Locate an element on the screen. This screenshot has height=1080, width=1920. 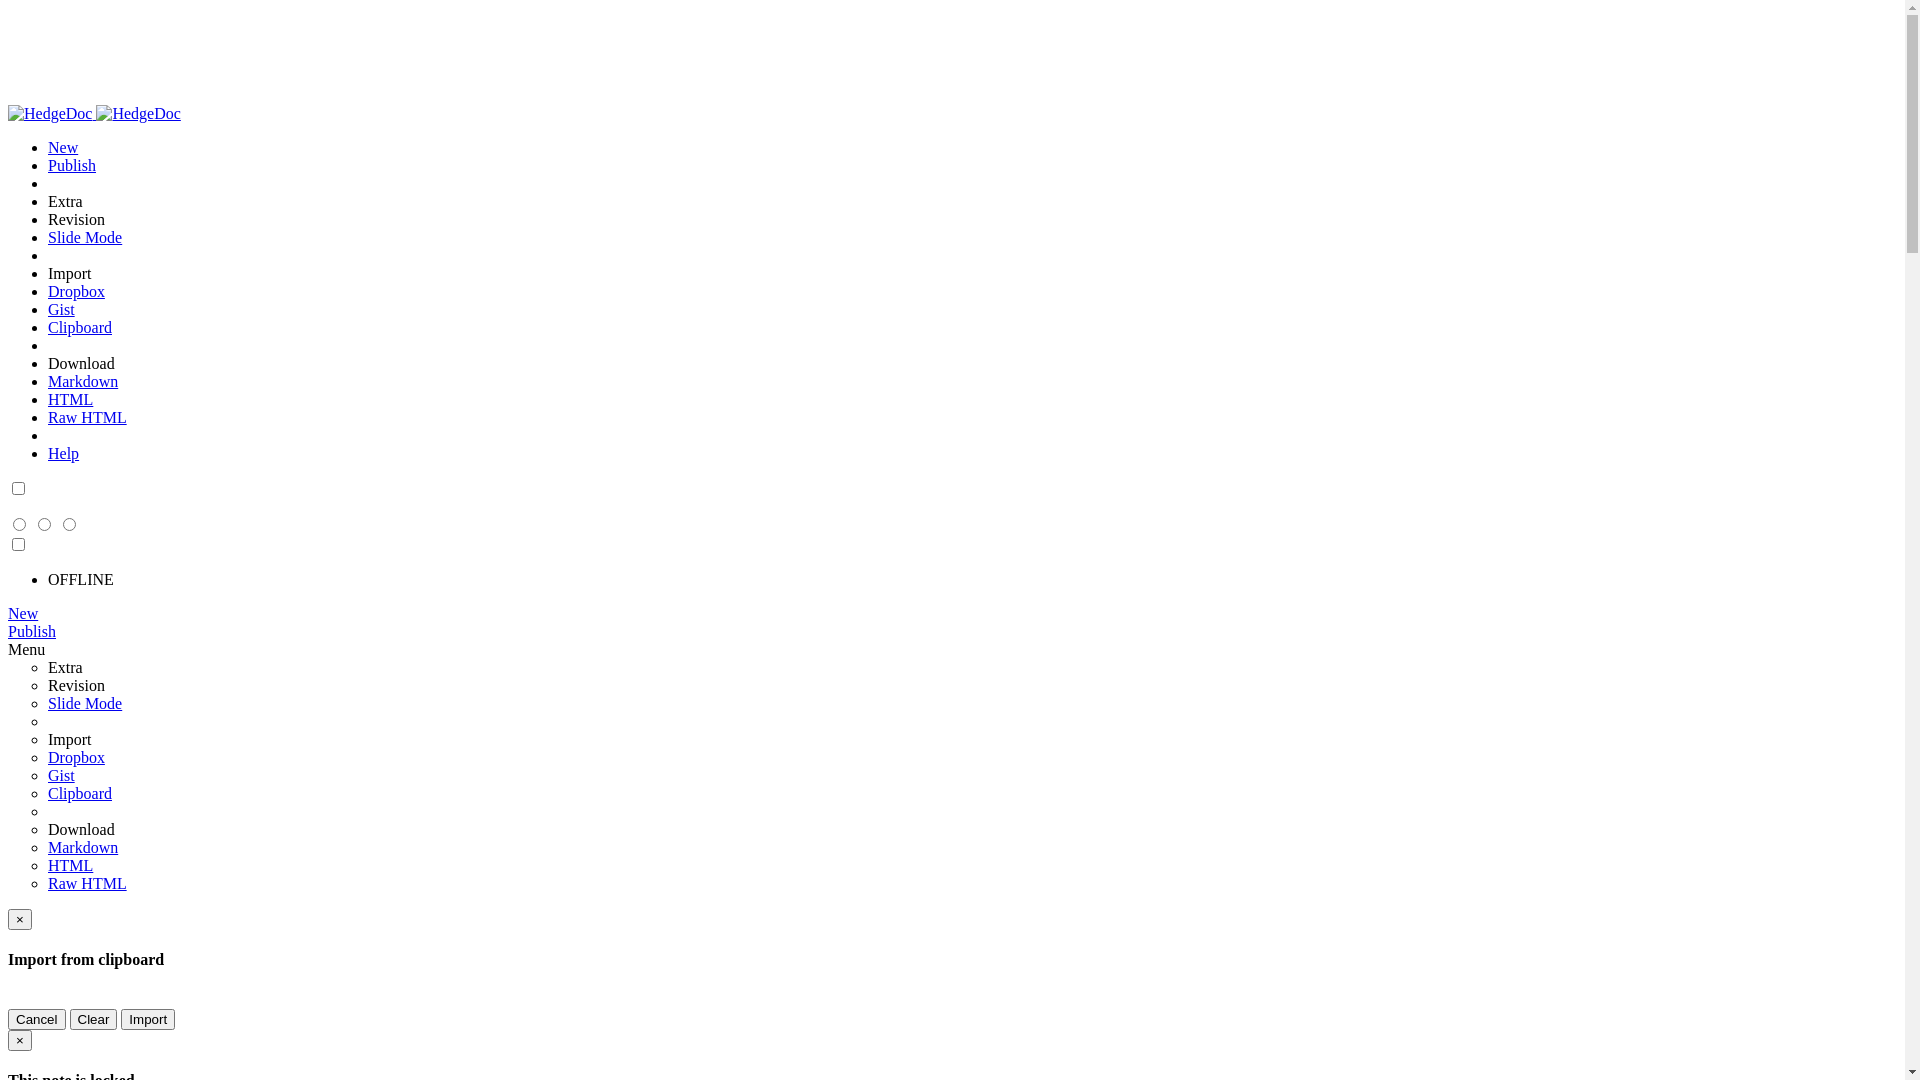
'Night Theme' is located at coordinates (18, 545).